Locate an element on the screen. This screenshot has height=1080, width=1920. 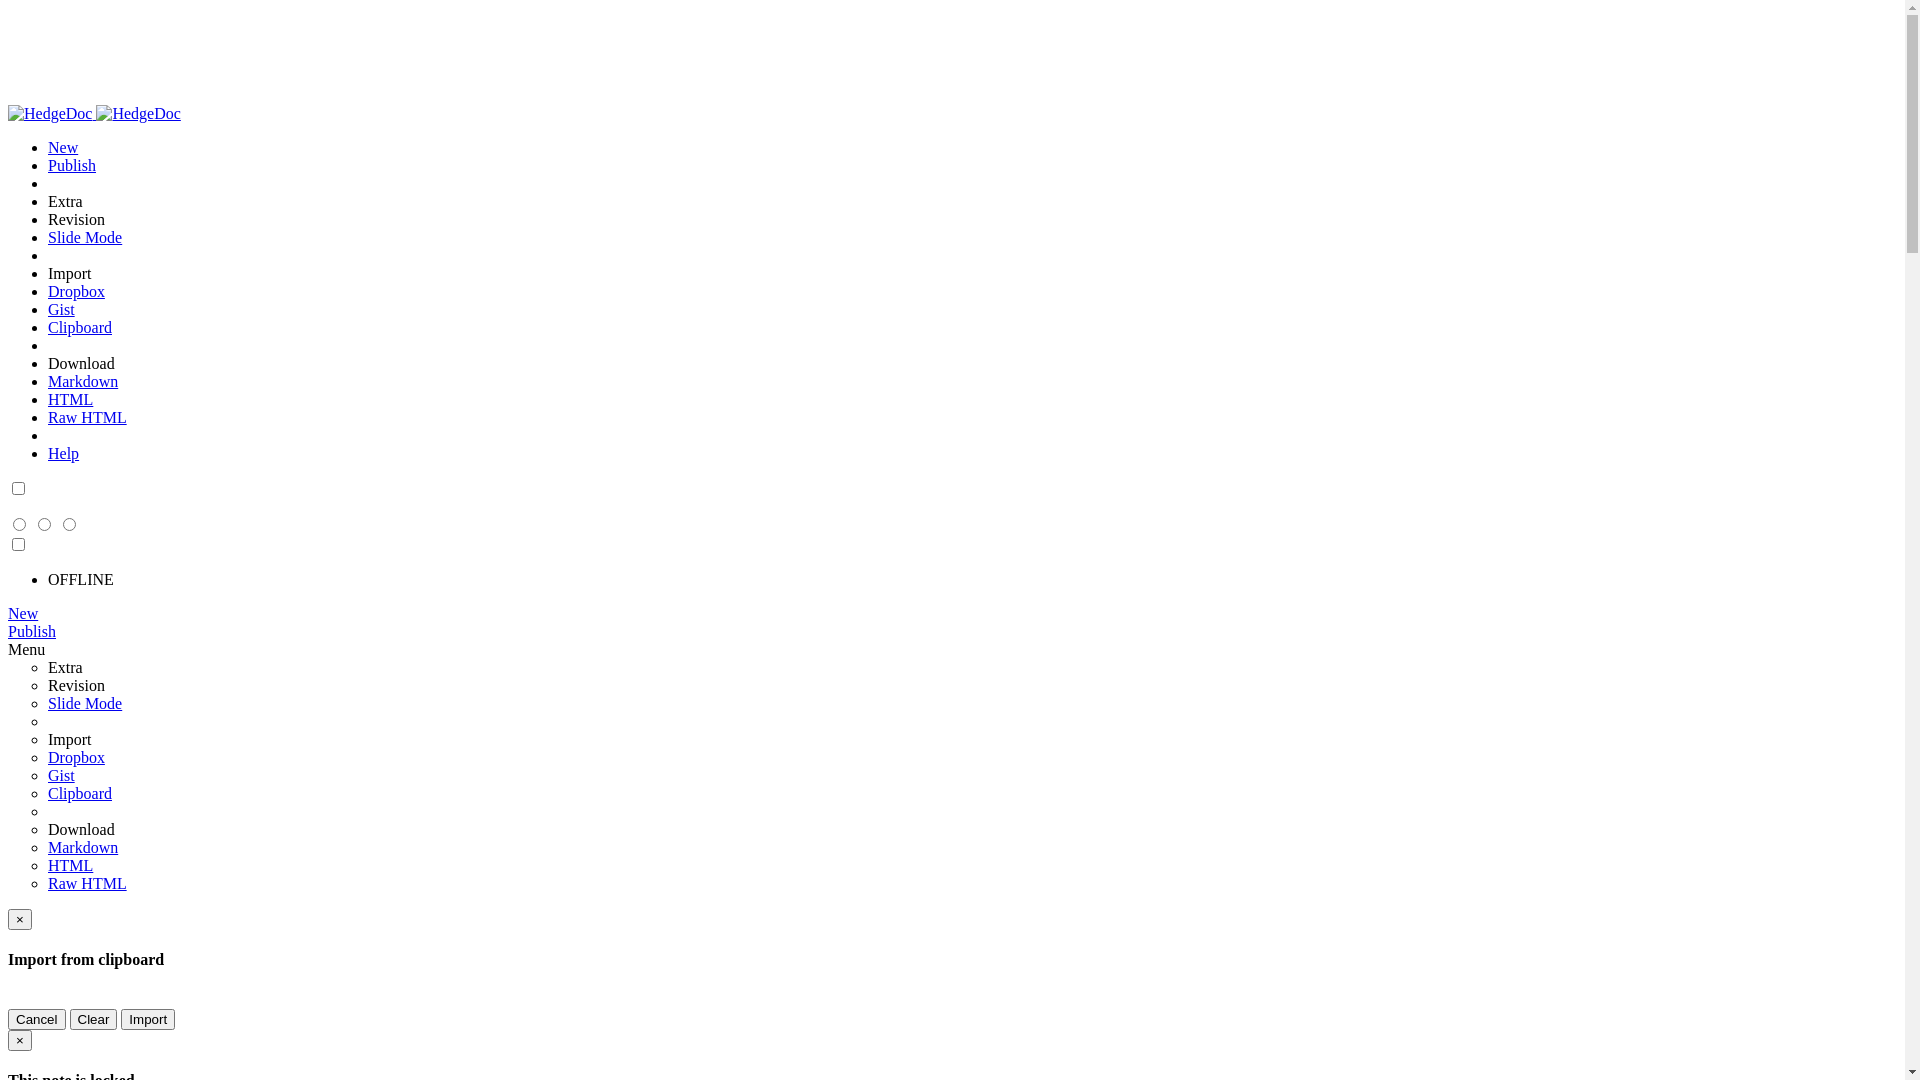
'Night Theme' is located at coordinates (18, 545).